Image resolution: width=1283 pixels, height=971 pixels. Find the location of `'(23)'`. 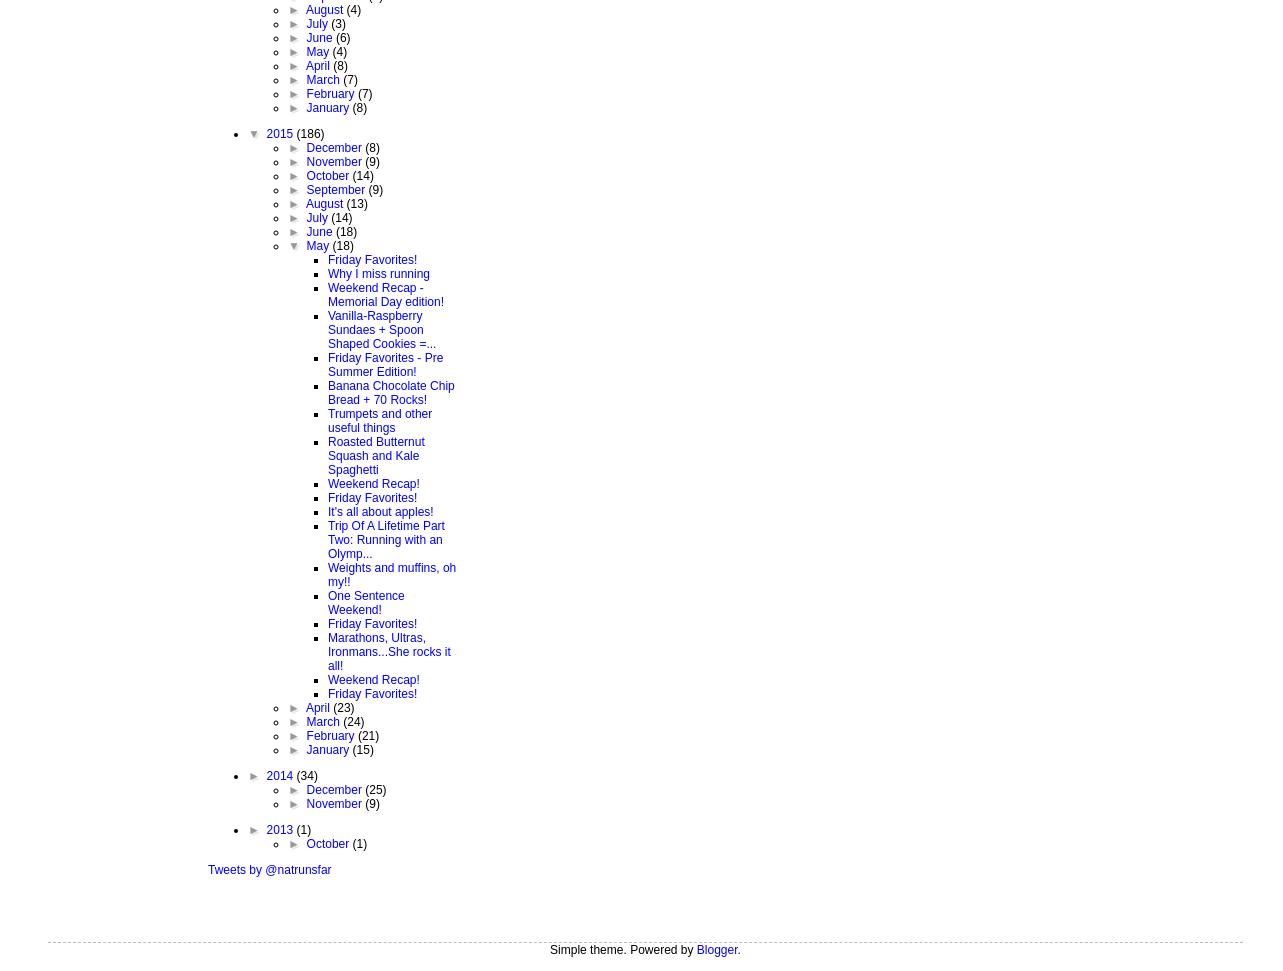

'(23)' is located at coordinates (343, 705).